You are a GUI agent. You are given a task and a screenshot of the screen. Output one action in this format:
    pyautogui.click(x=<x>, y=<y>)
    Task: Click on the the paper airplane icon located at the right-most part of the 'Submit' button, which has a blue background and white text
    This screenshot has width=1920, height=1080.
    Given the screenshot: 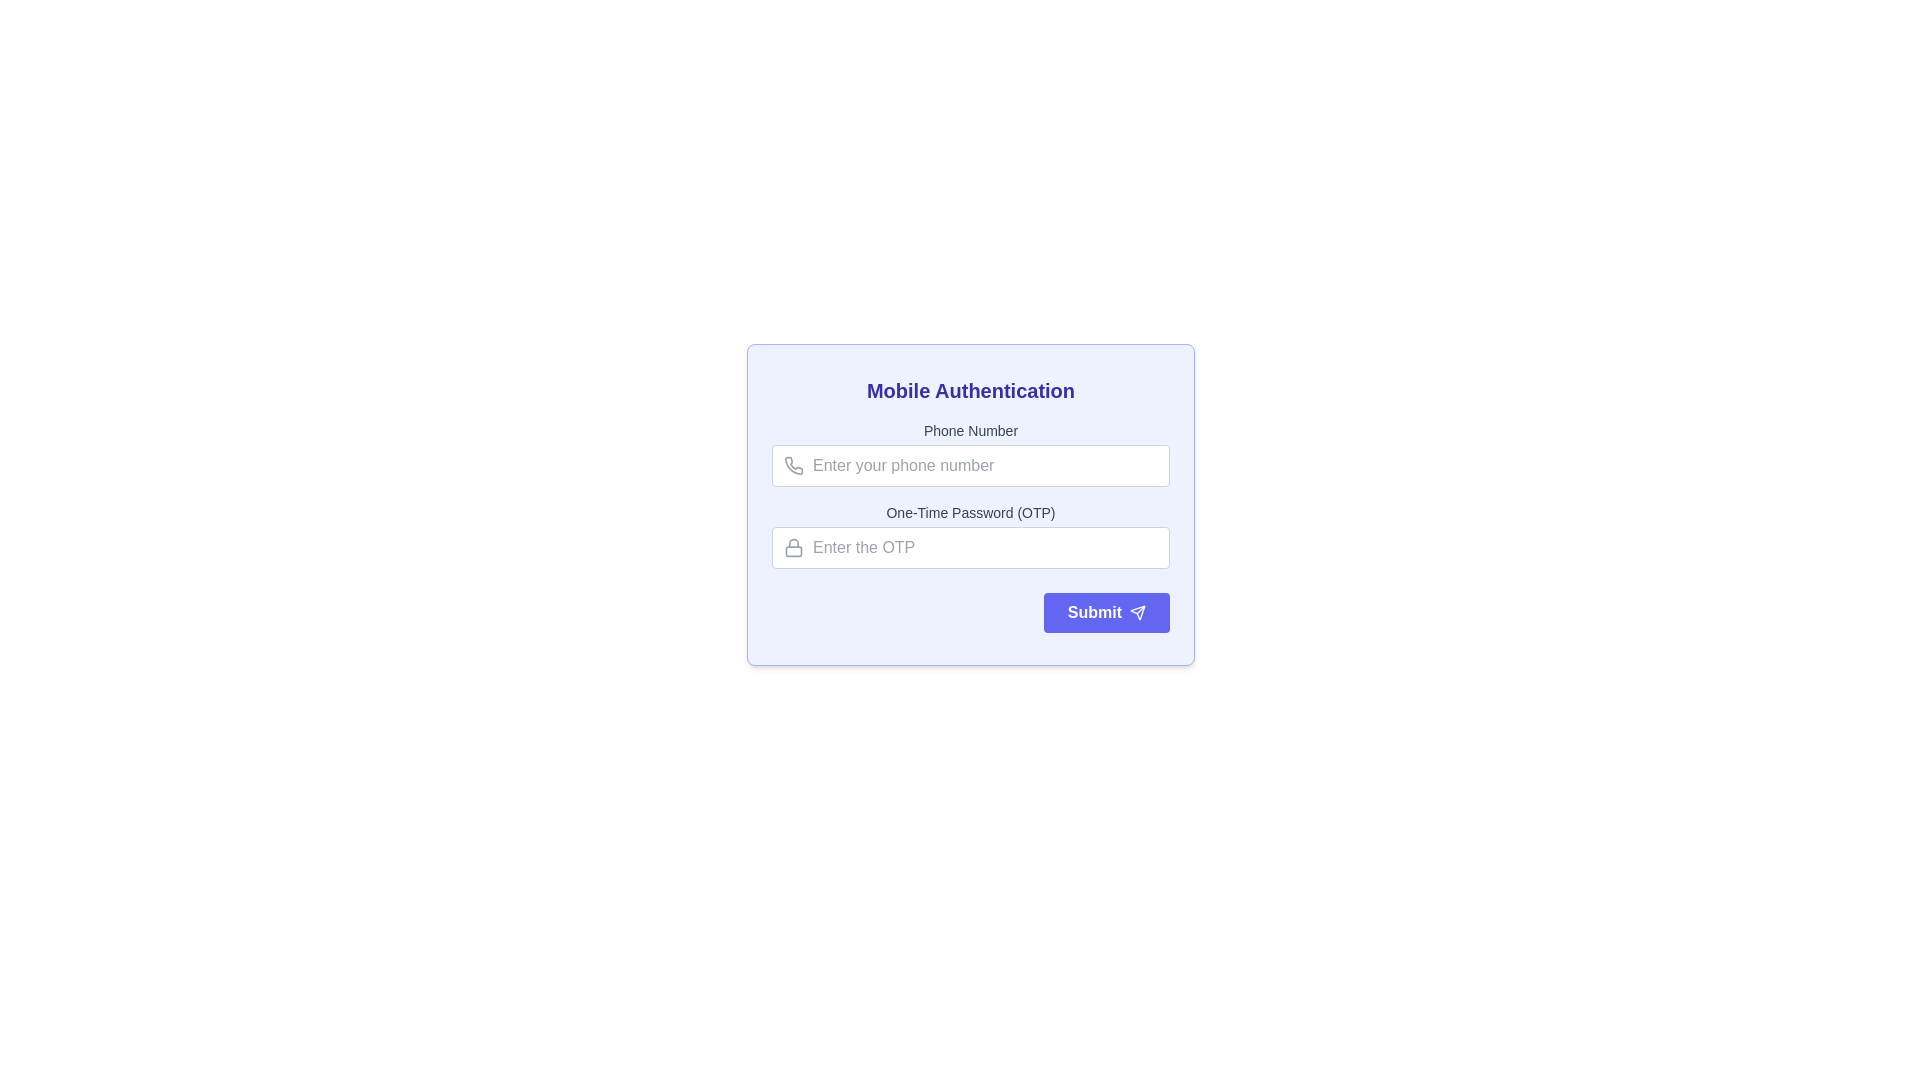 What is the action you would take?
    pyautogui.click(x=1137, y=612)
    